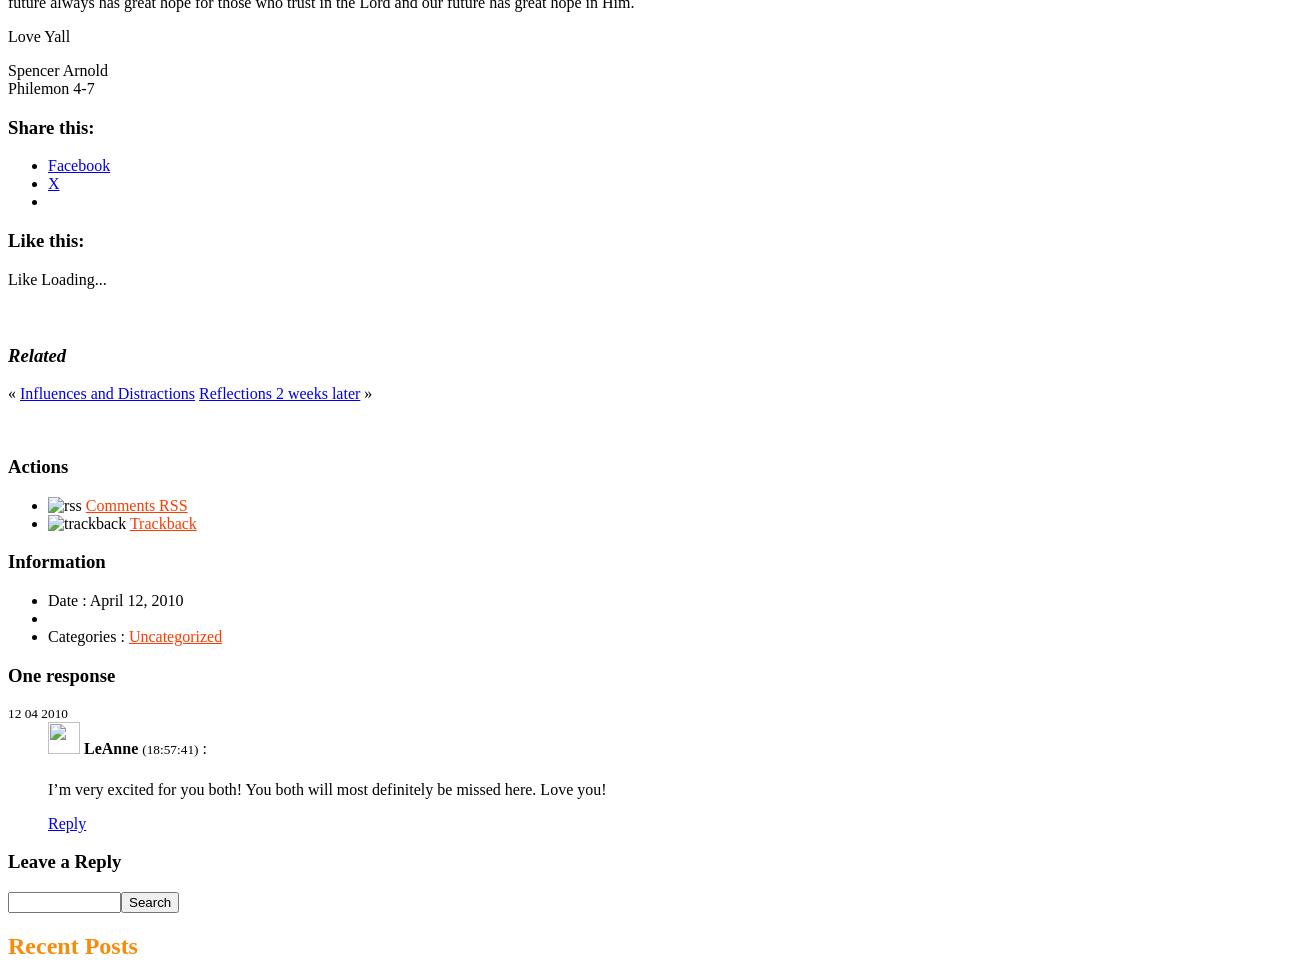 This screenshot has height=968, width=1300. Describe the element at coordinates (36, 354) in the screenshot. I see `'Related'` at that location.